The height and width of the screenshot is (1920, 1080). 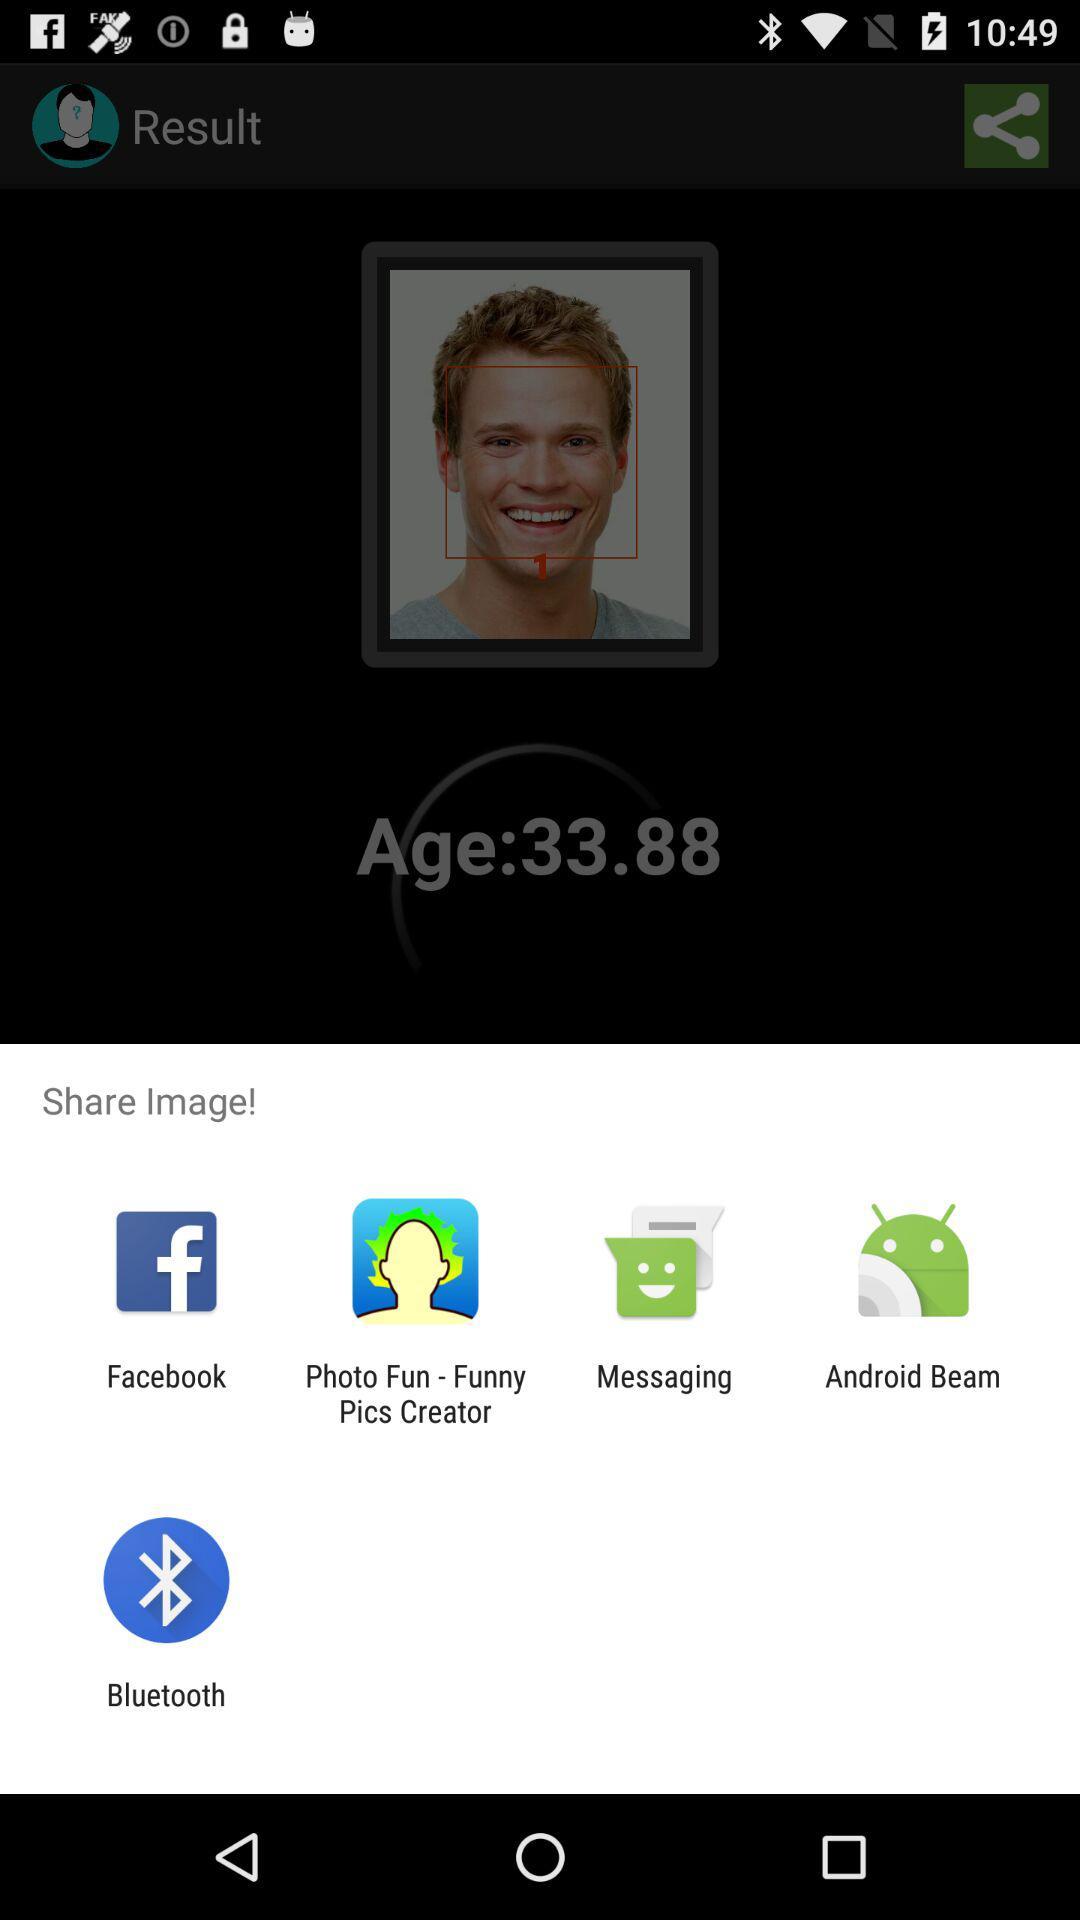 What do you see at coordinates (165, 1711) in the screenshot?
I see `the bluetooth app` at bounding box center [165, 1711].